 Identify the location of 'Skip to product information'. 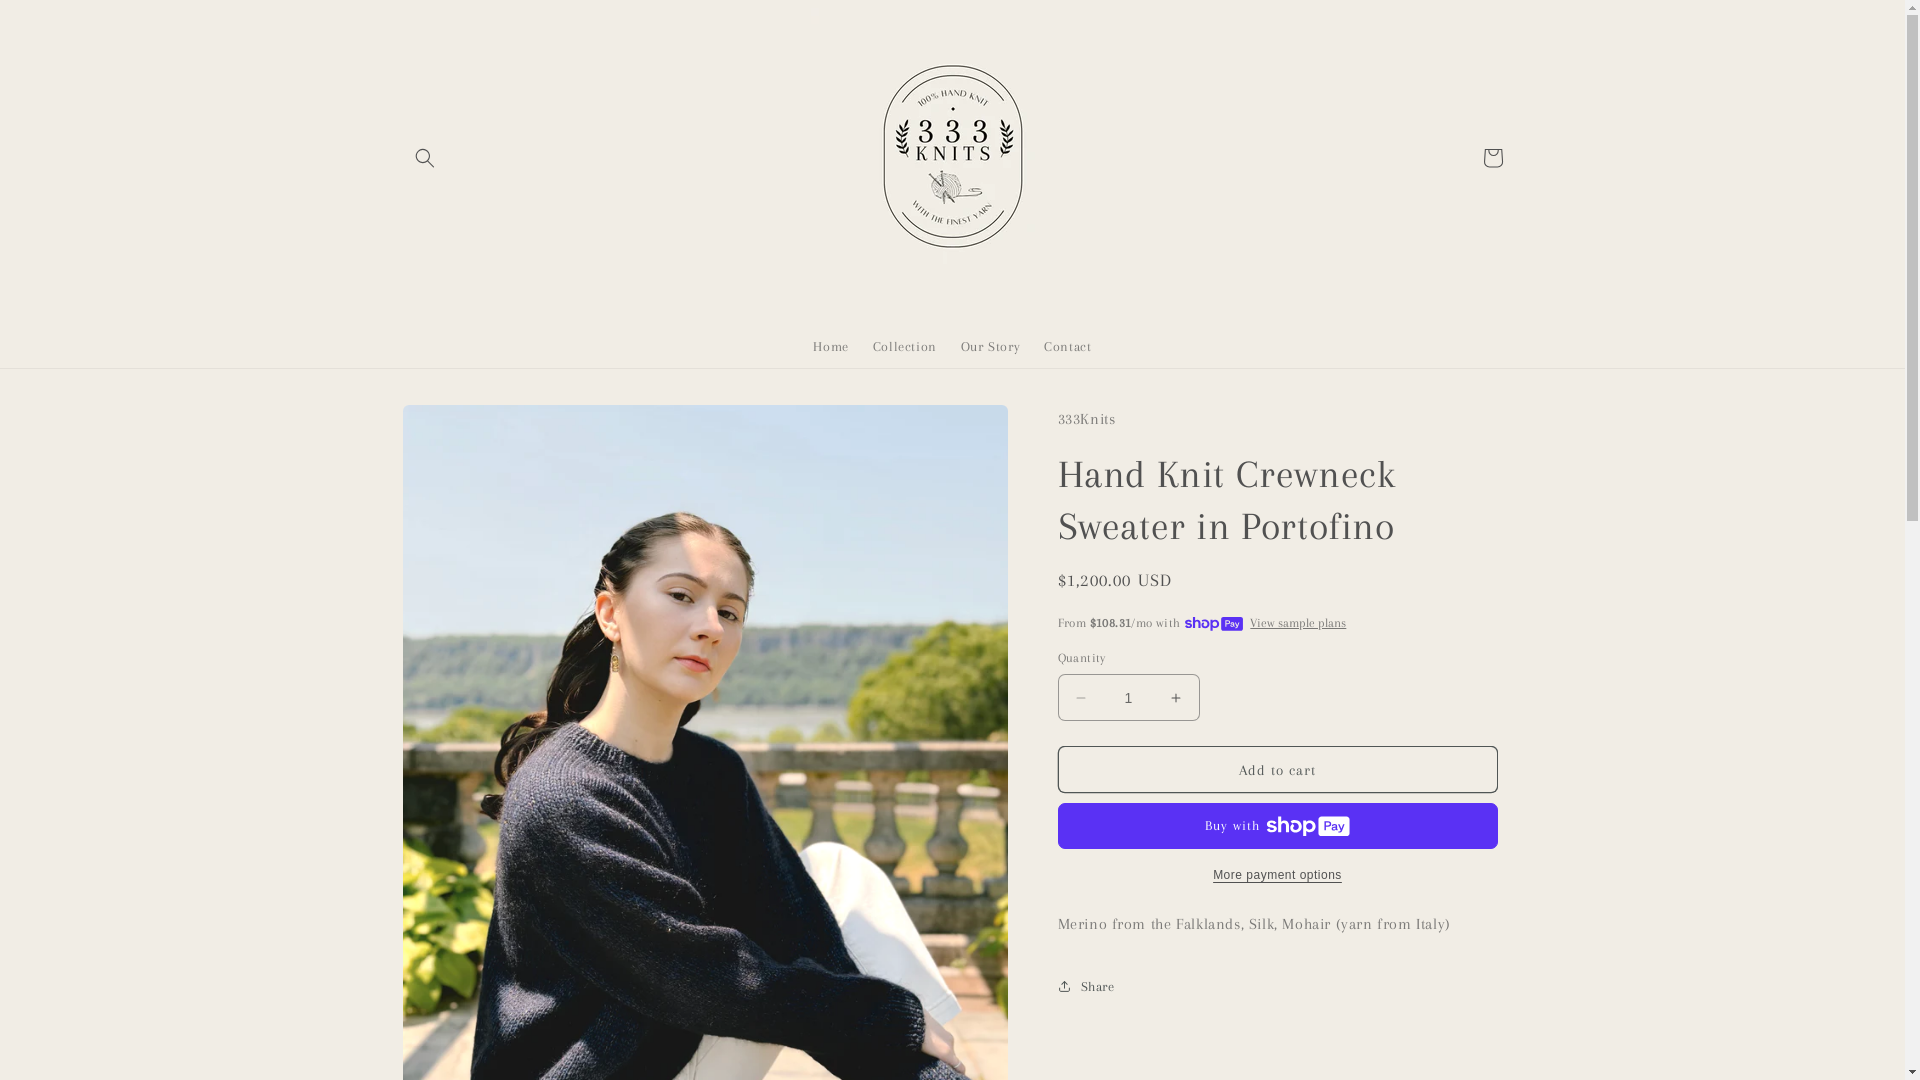
(461, 426).